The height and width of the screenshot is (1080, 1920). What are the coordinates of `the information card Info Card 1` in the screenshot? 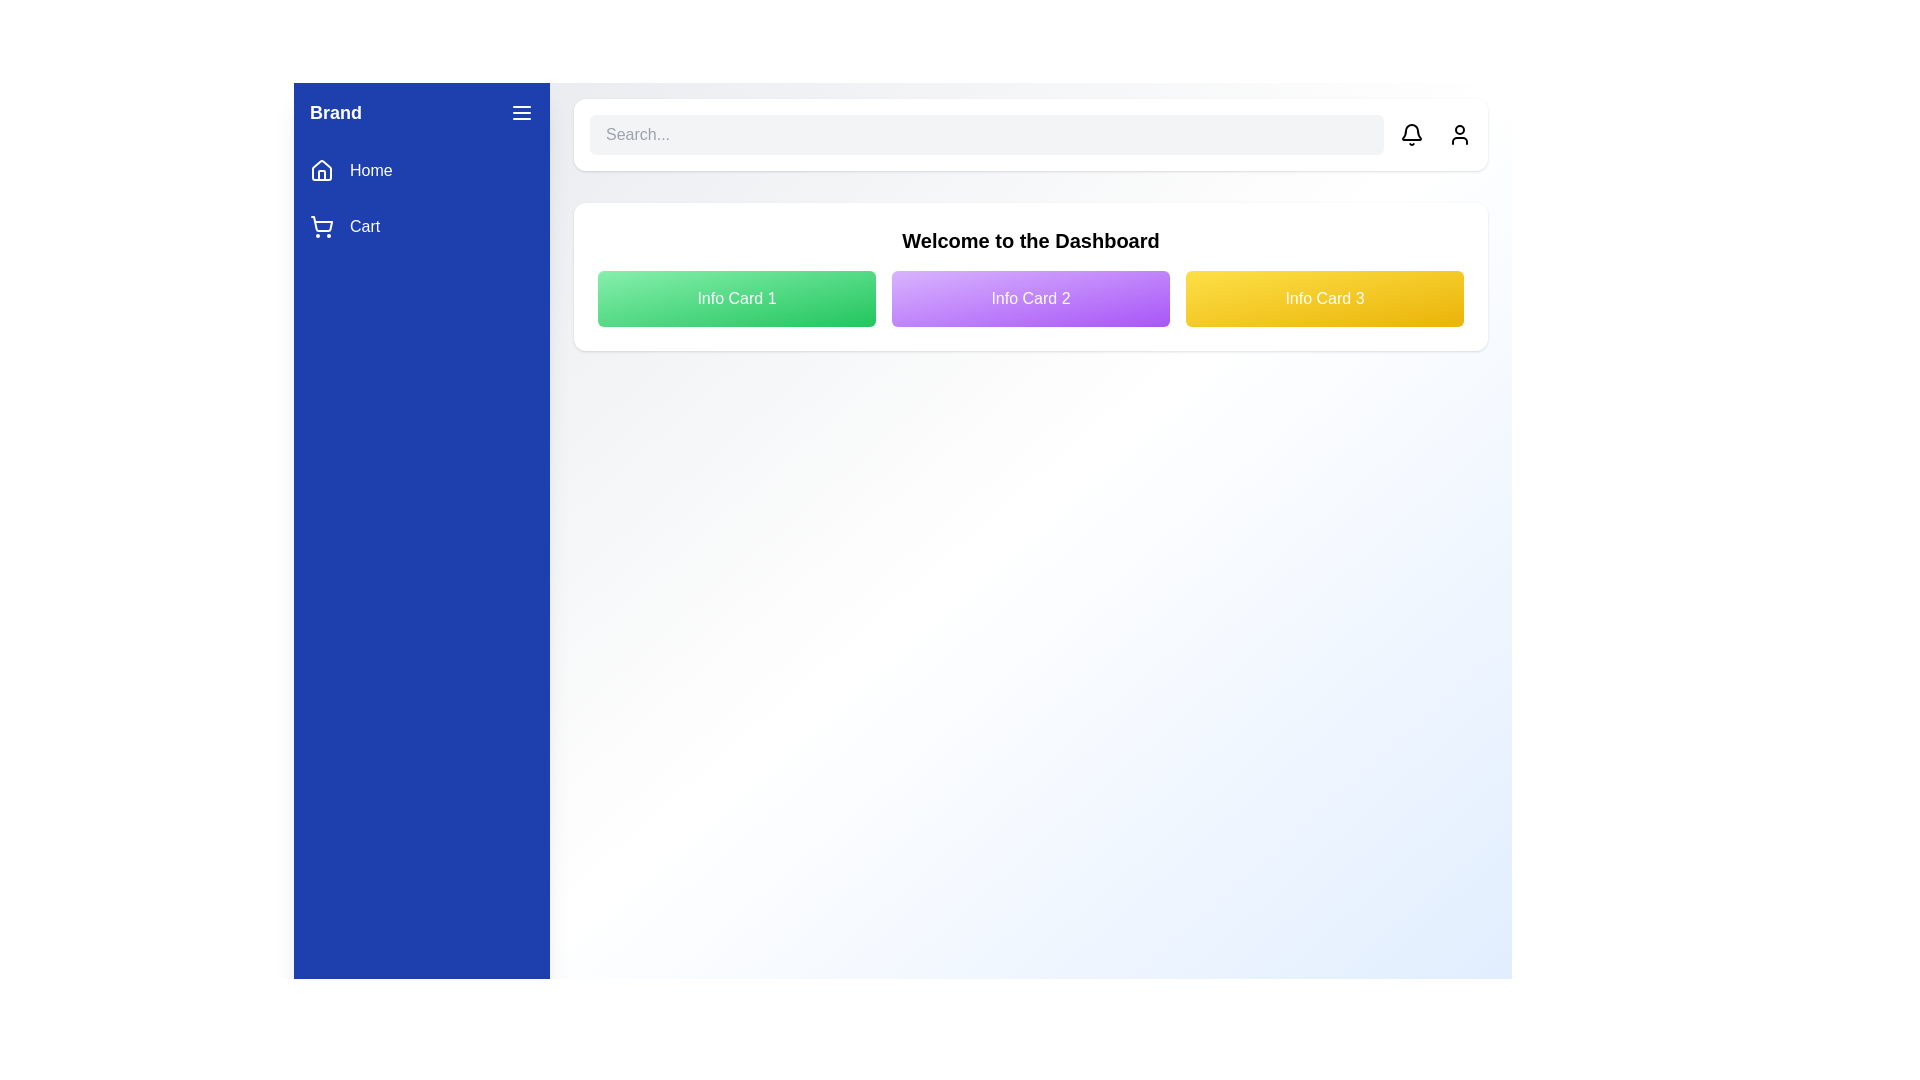 It's located at (736, 299).